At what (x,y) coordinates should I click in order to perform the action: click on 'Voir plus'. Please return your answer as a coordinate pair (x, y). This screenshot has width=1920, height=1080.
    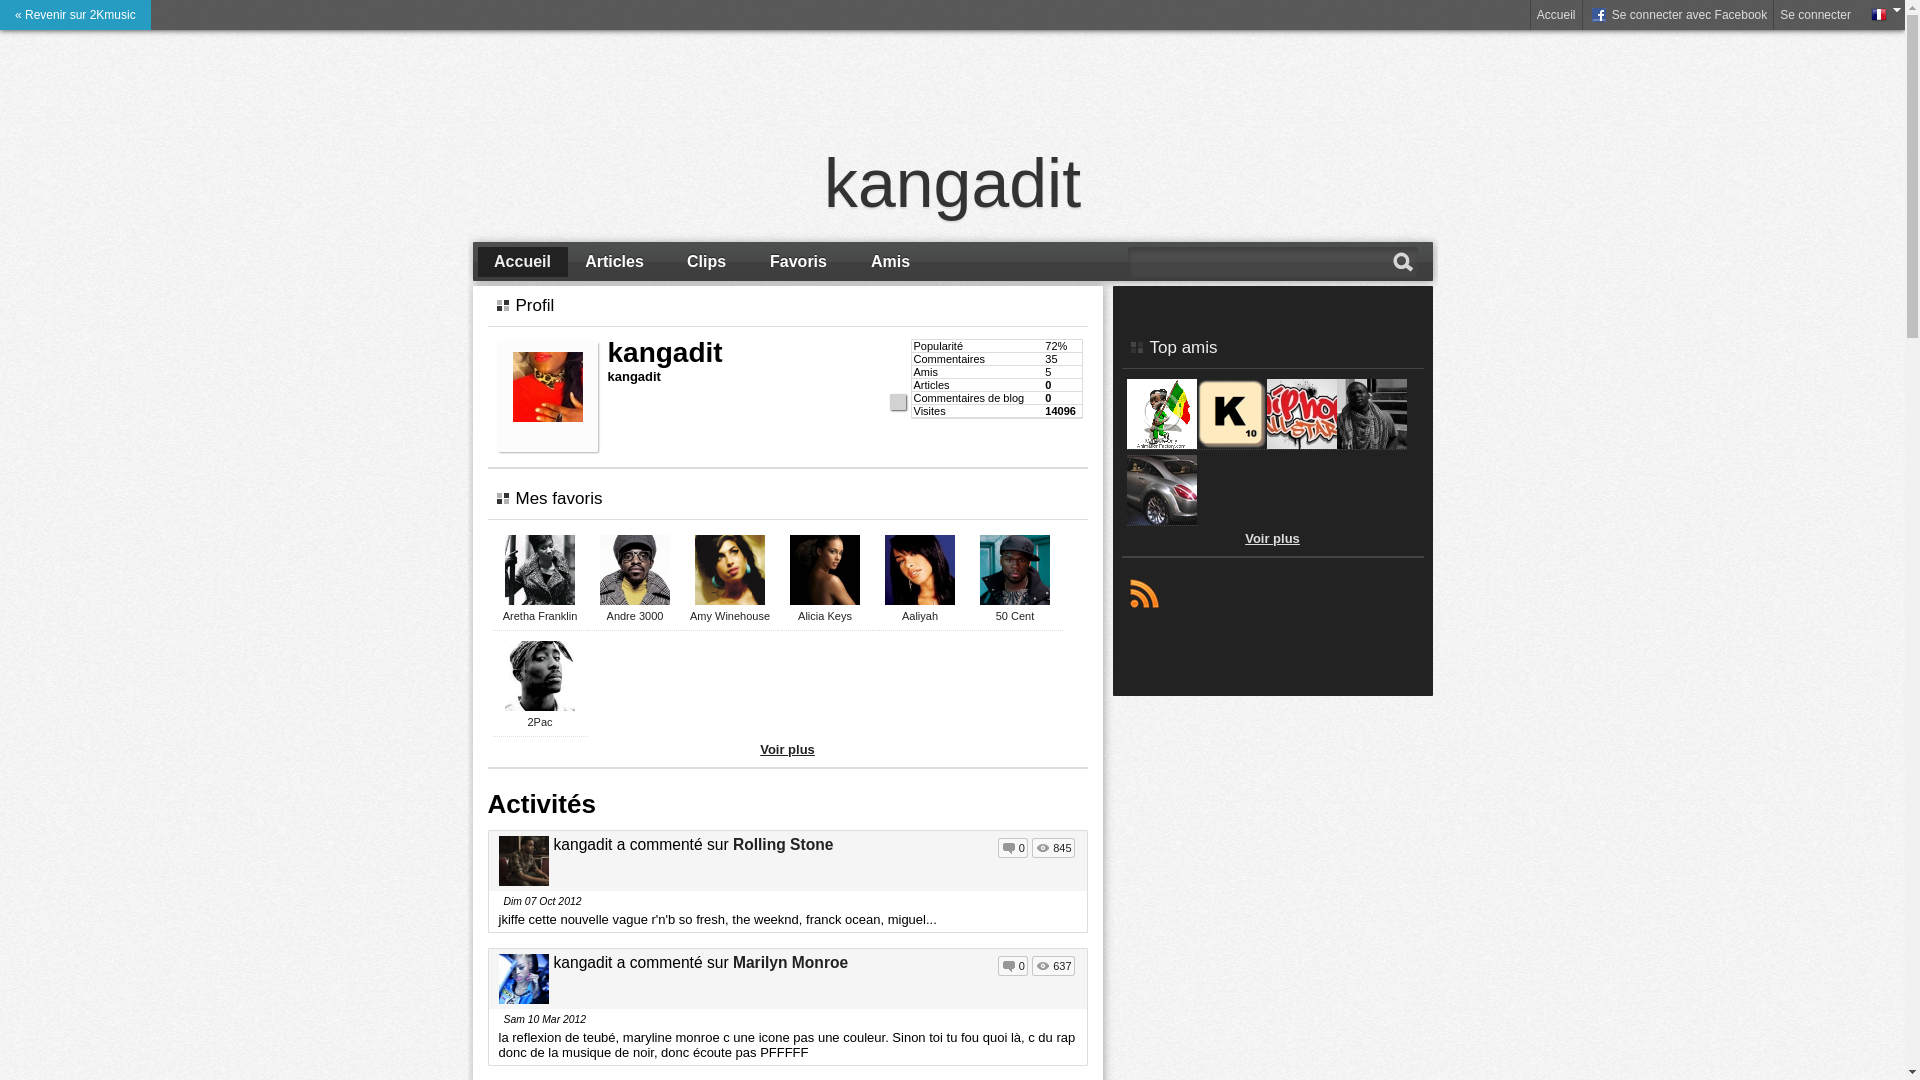
    Looking at the image, I should click on (1243, 537).